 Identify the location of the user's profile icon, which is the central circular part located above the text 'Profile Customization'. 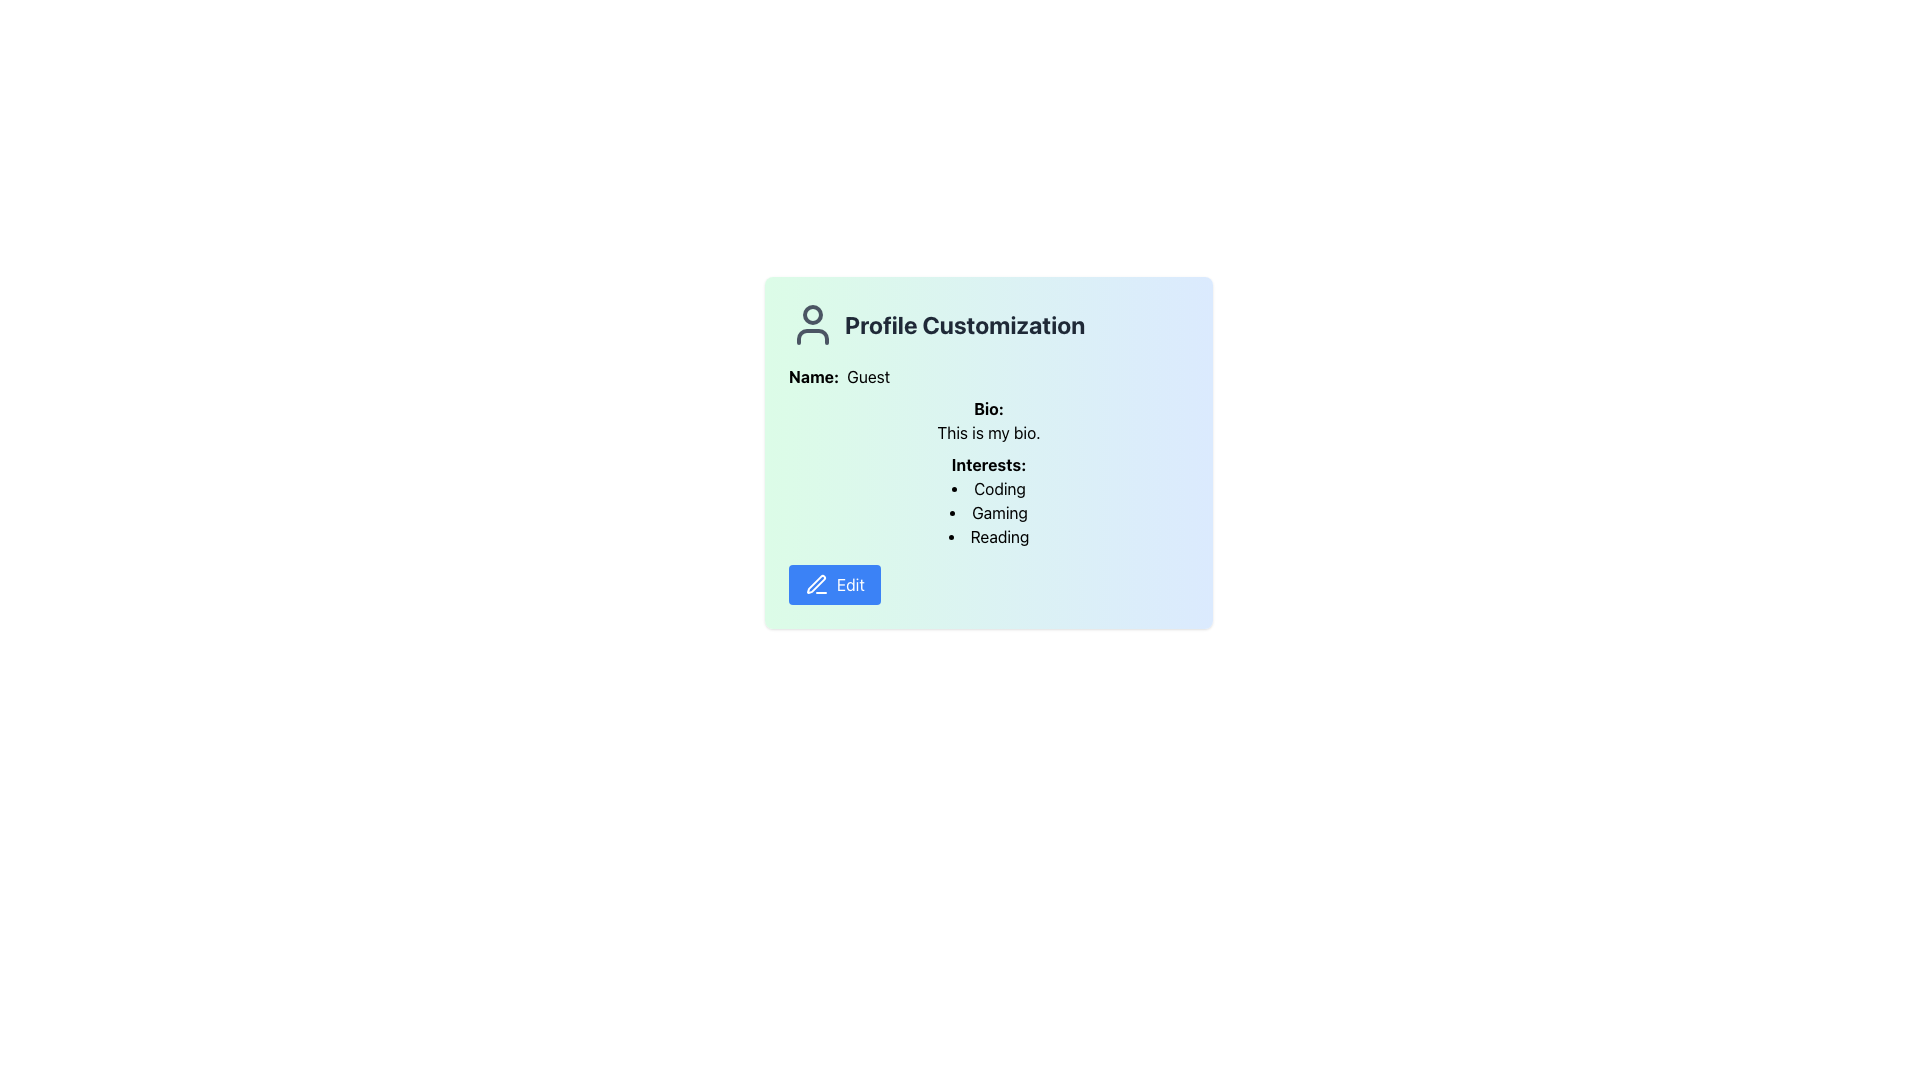
(812, 315).